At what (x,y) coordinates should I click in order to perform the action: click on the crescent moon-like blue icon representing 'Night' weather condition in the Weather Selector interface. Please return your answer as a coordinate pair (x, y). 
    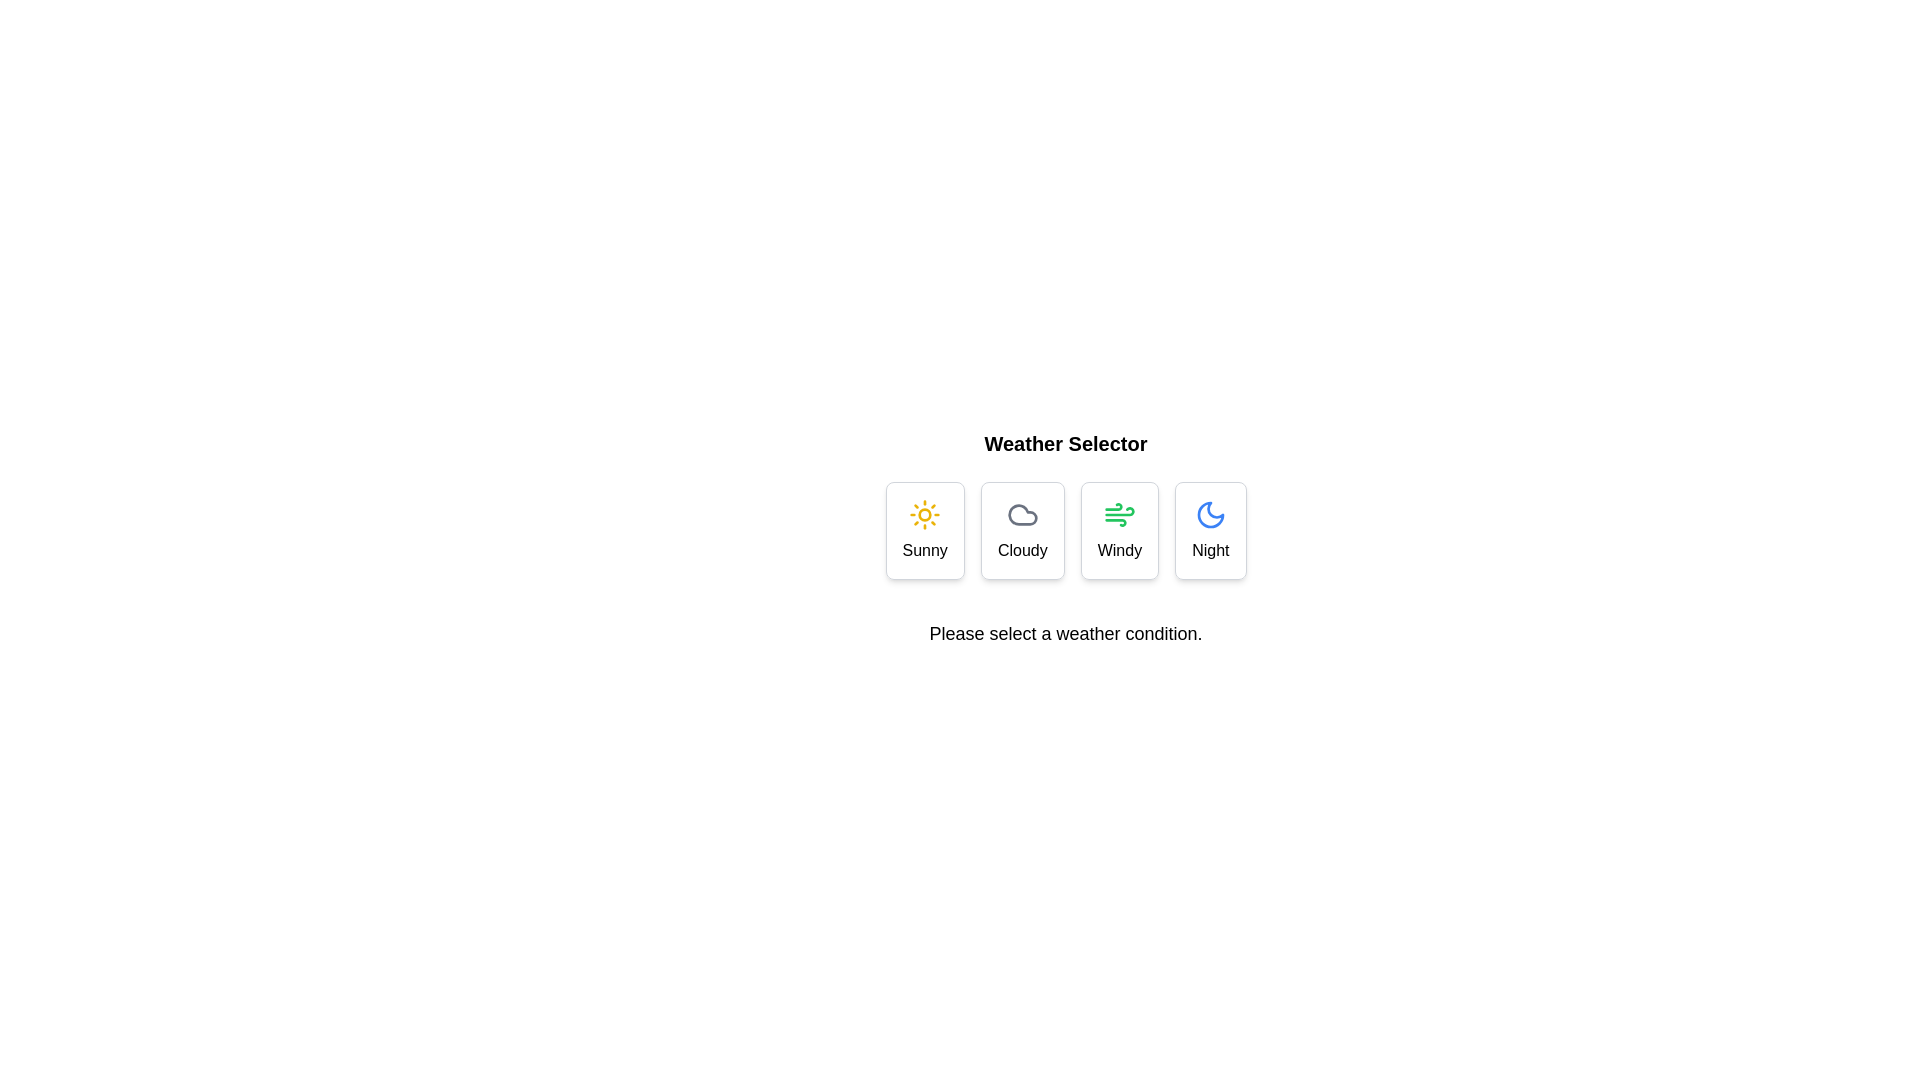
    Looking at the image, I should click on (1209, 514).